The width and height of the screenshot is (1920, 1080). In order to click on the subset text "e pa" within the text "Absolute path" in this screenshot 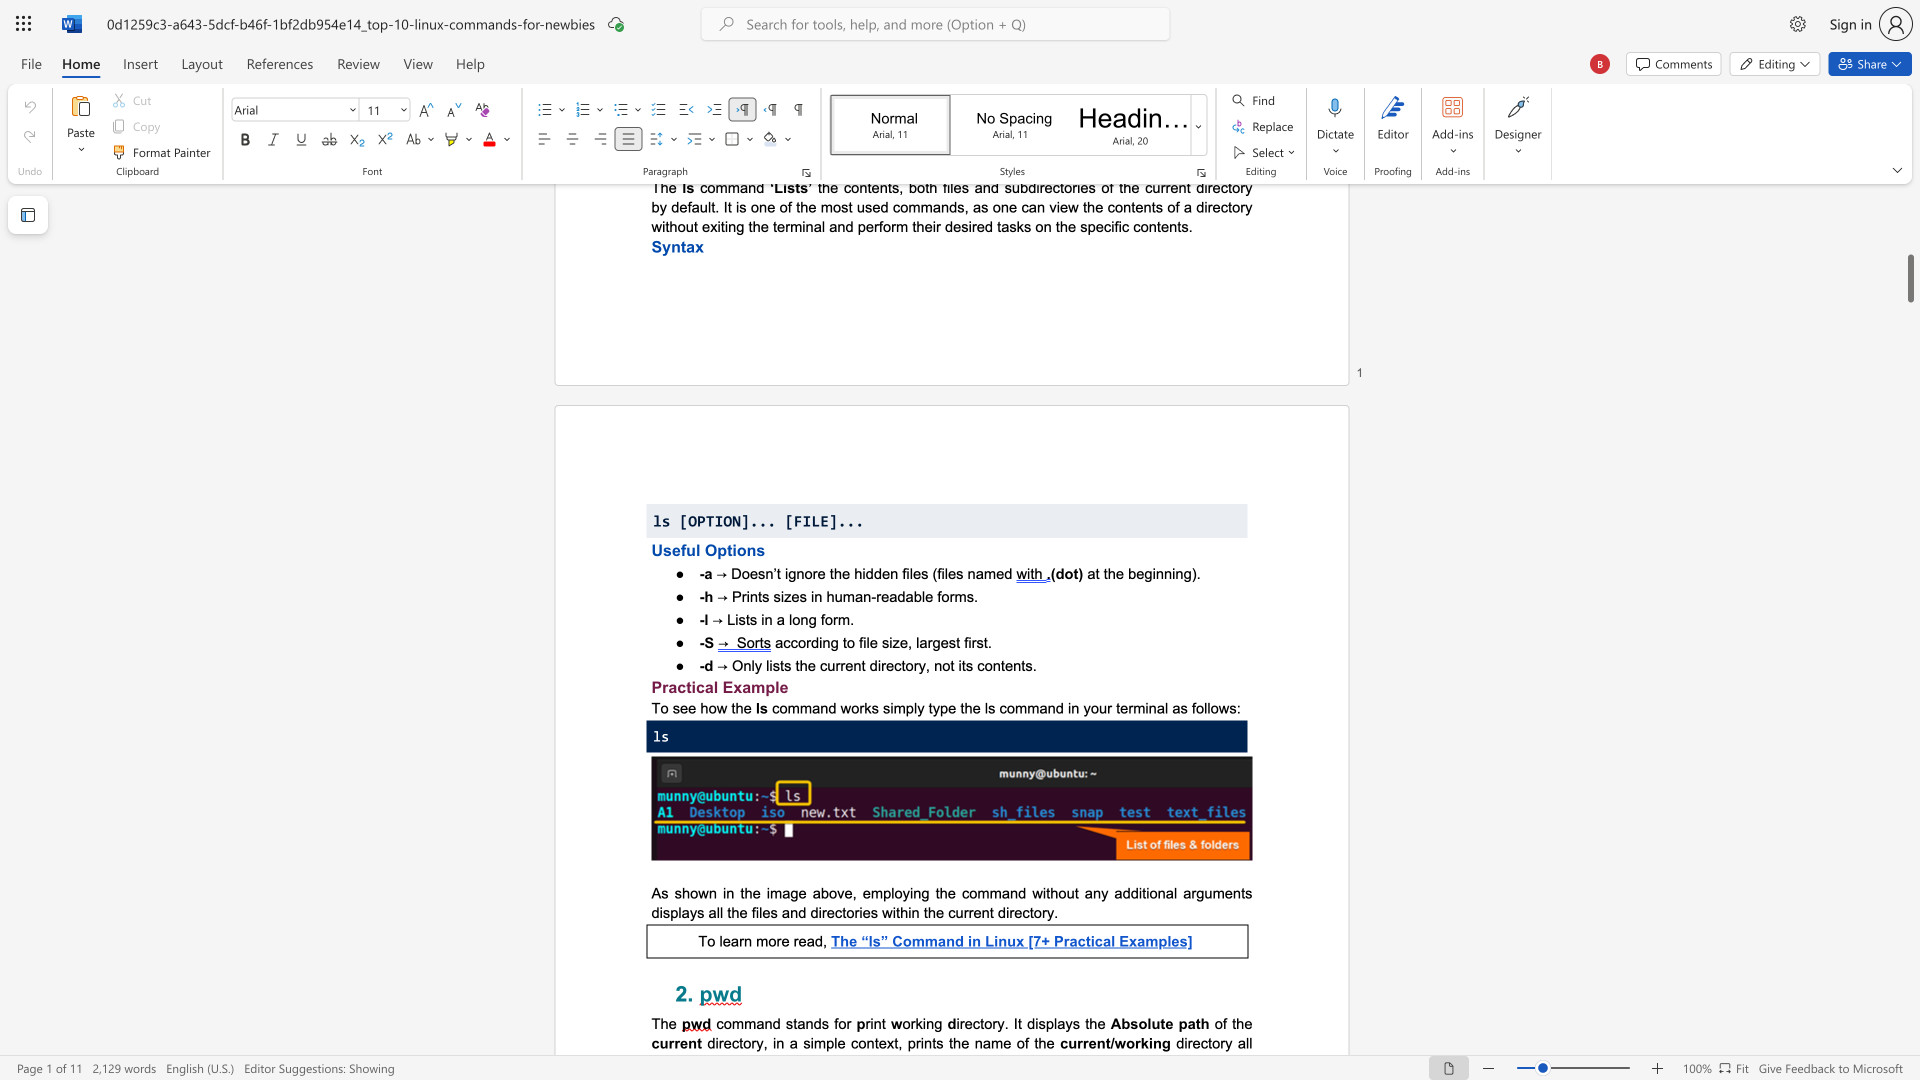, I will do `click(1165, 1023)`.